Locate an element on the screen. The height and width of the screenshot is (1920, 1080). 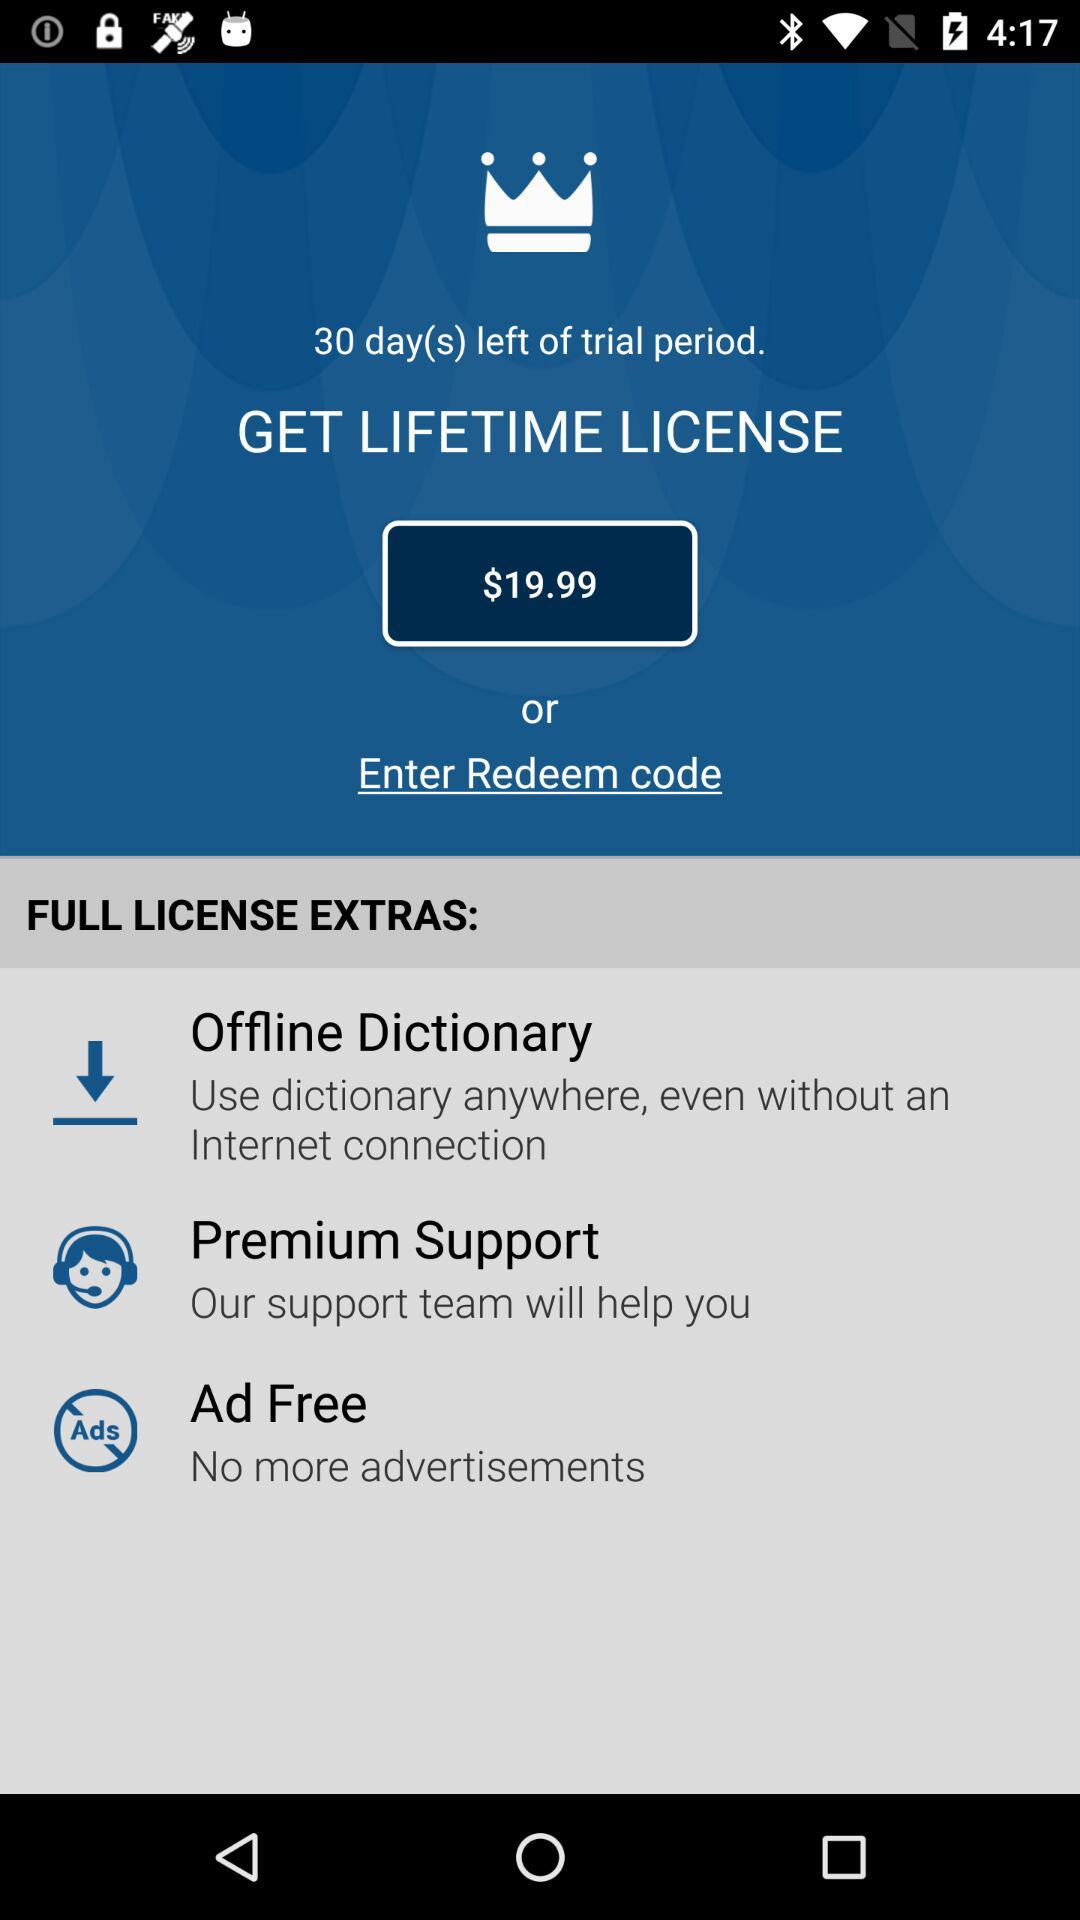
the link below or is located at coordinates (540, 770).